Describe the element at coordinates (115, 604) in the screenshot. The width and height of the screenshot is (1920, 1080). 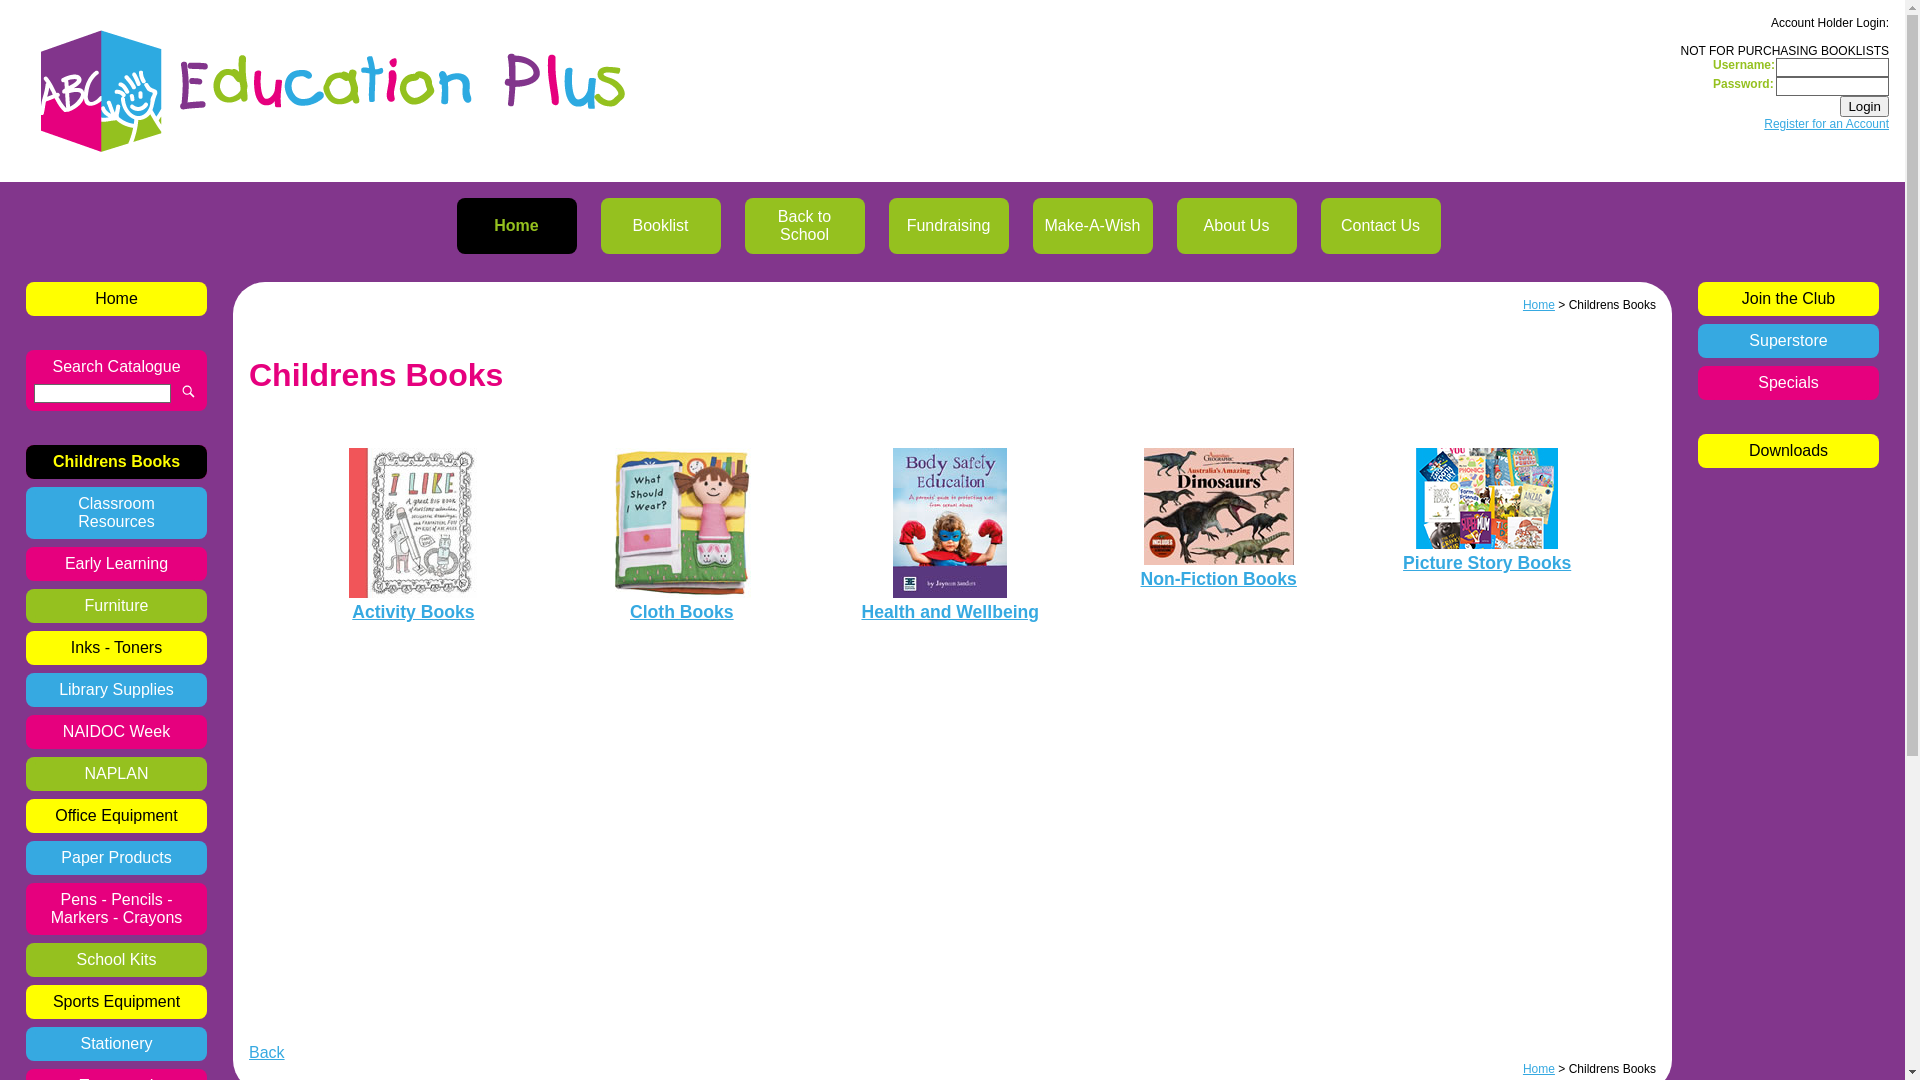
I see `'Furniture'` at that location.